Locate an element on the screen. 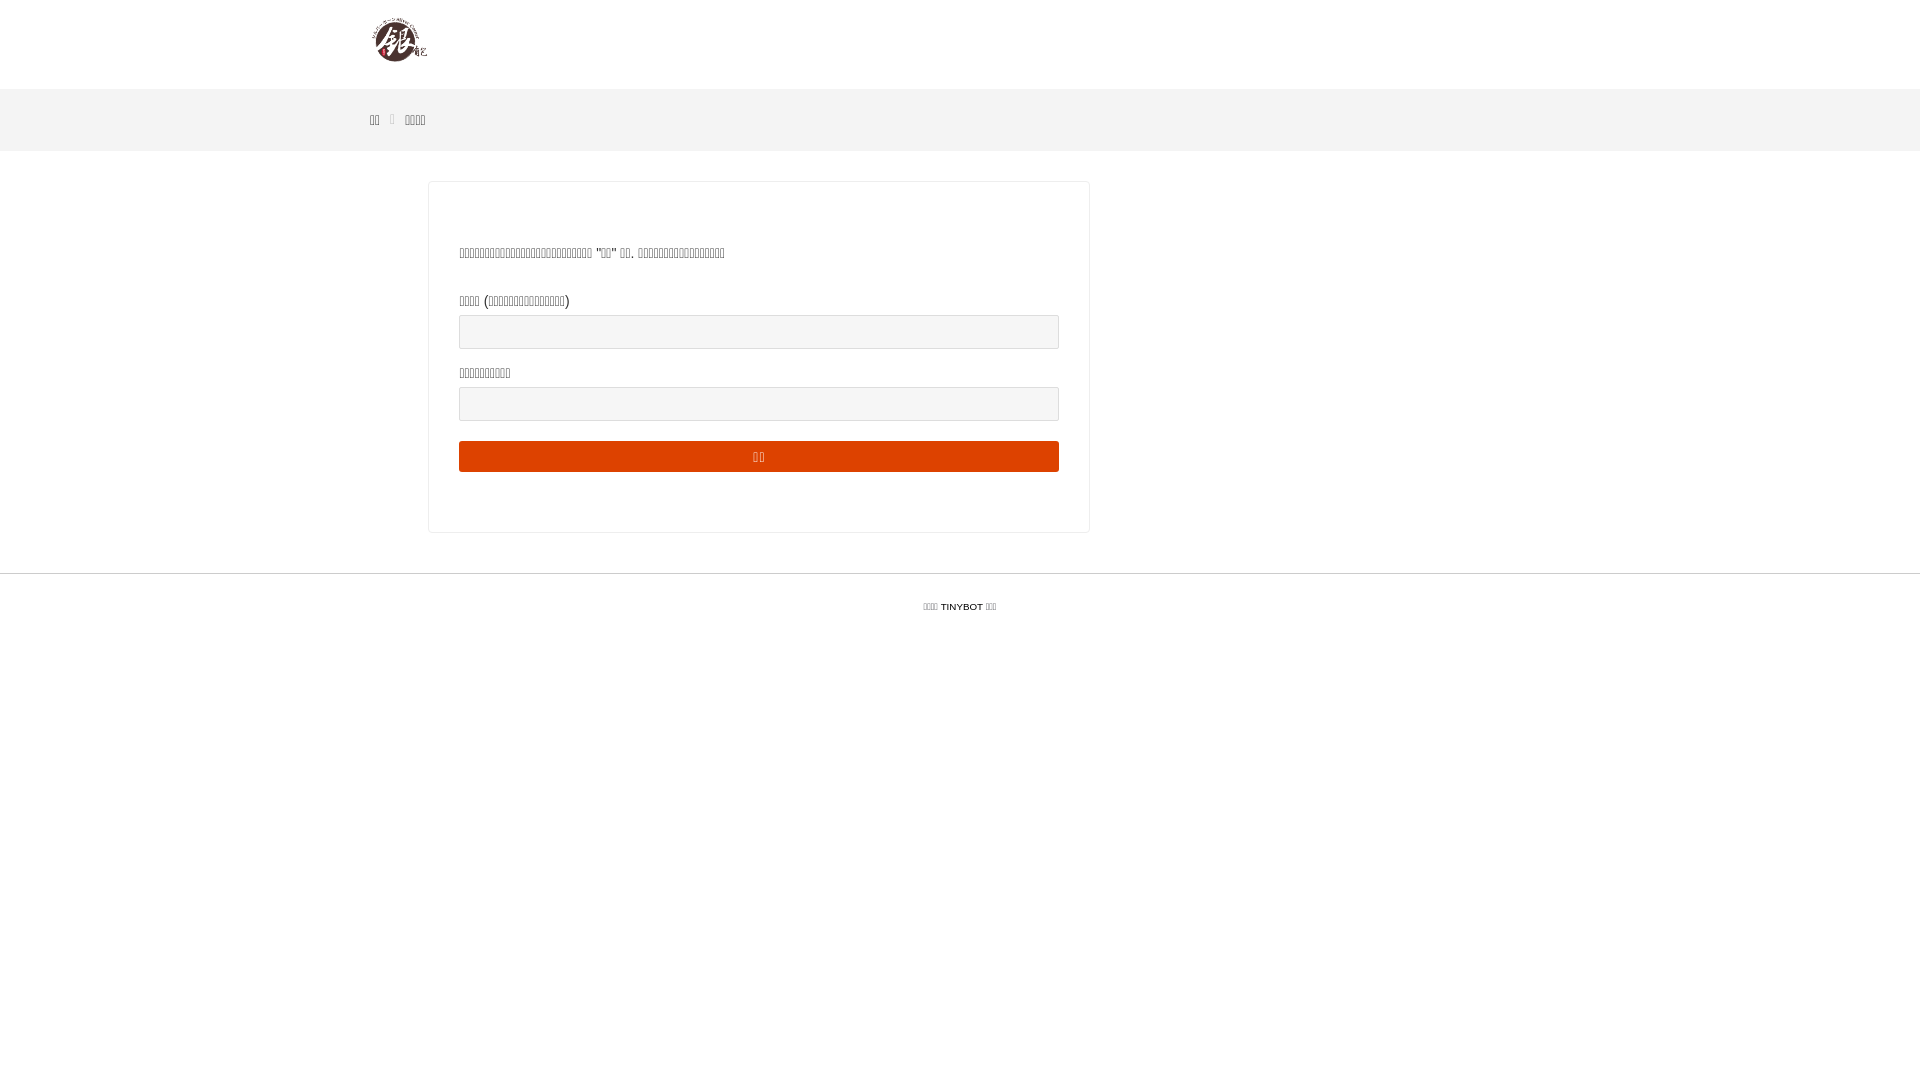 Image resolution: width=1920 pixels, height=1080 pixels. 'TINYBOT' is located at coordinates (961, 605).